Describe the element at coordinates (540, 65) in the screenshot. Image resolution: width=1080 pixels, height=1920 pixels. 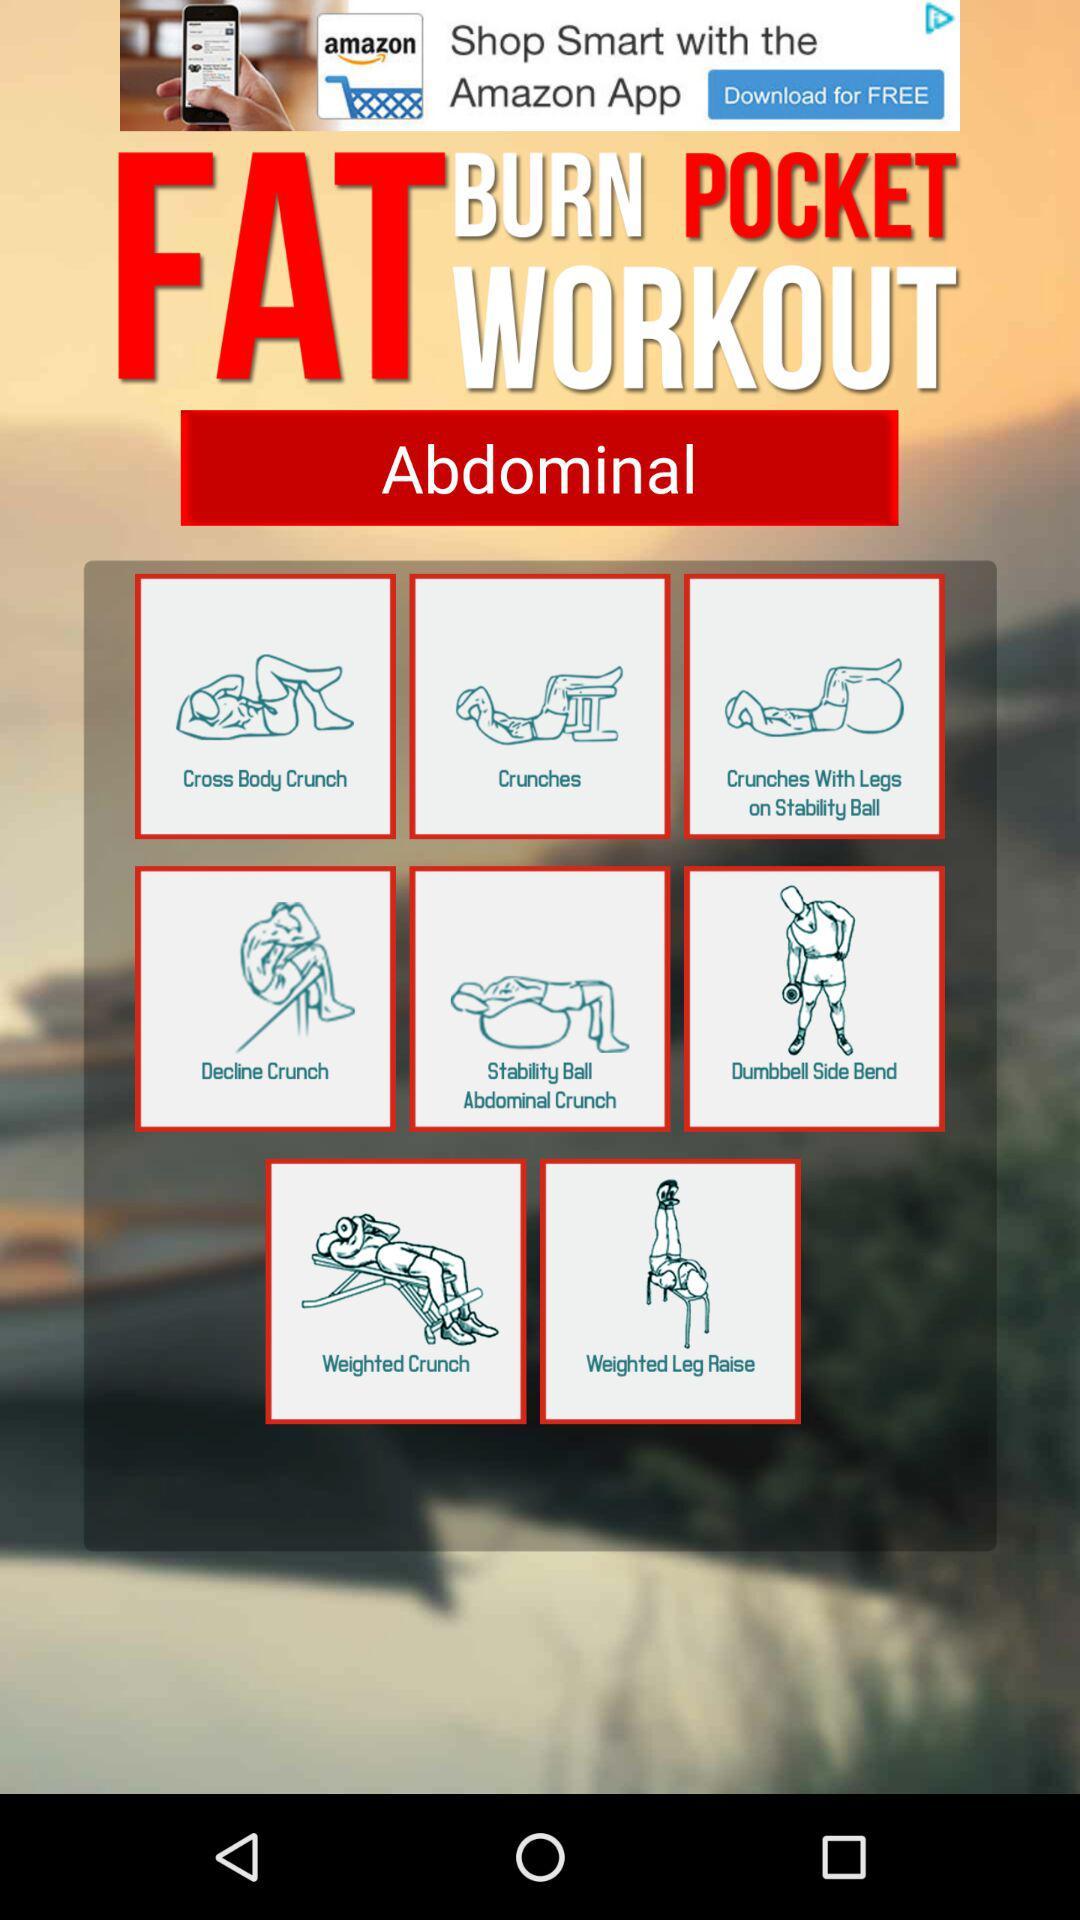
I see `image icon` at that location.